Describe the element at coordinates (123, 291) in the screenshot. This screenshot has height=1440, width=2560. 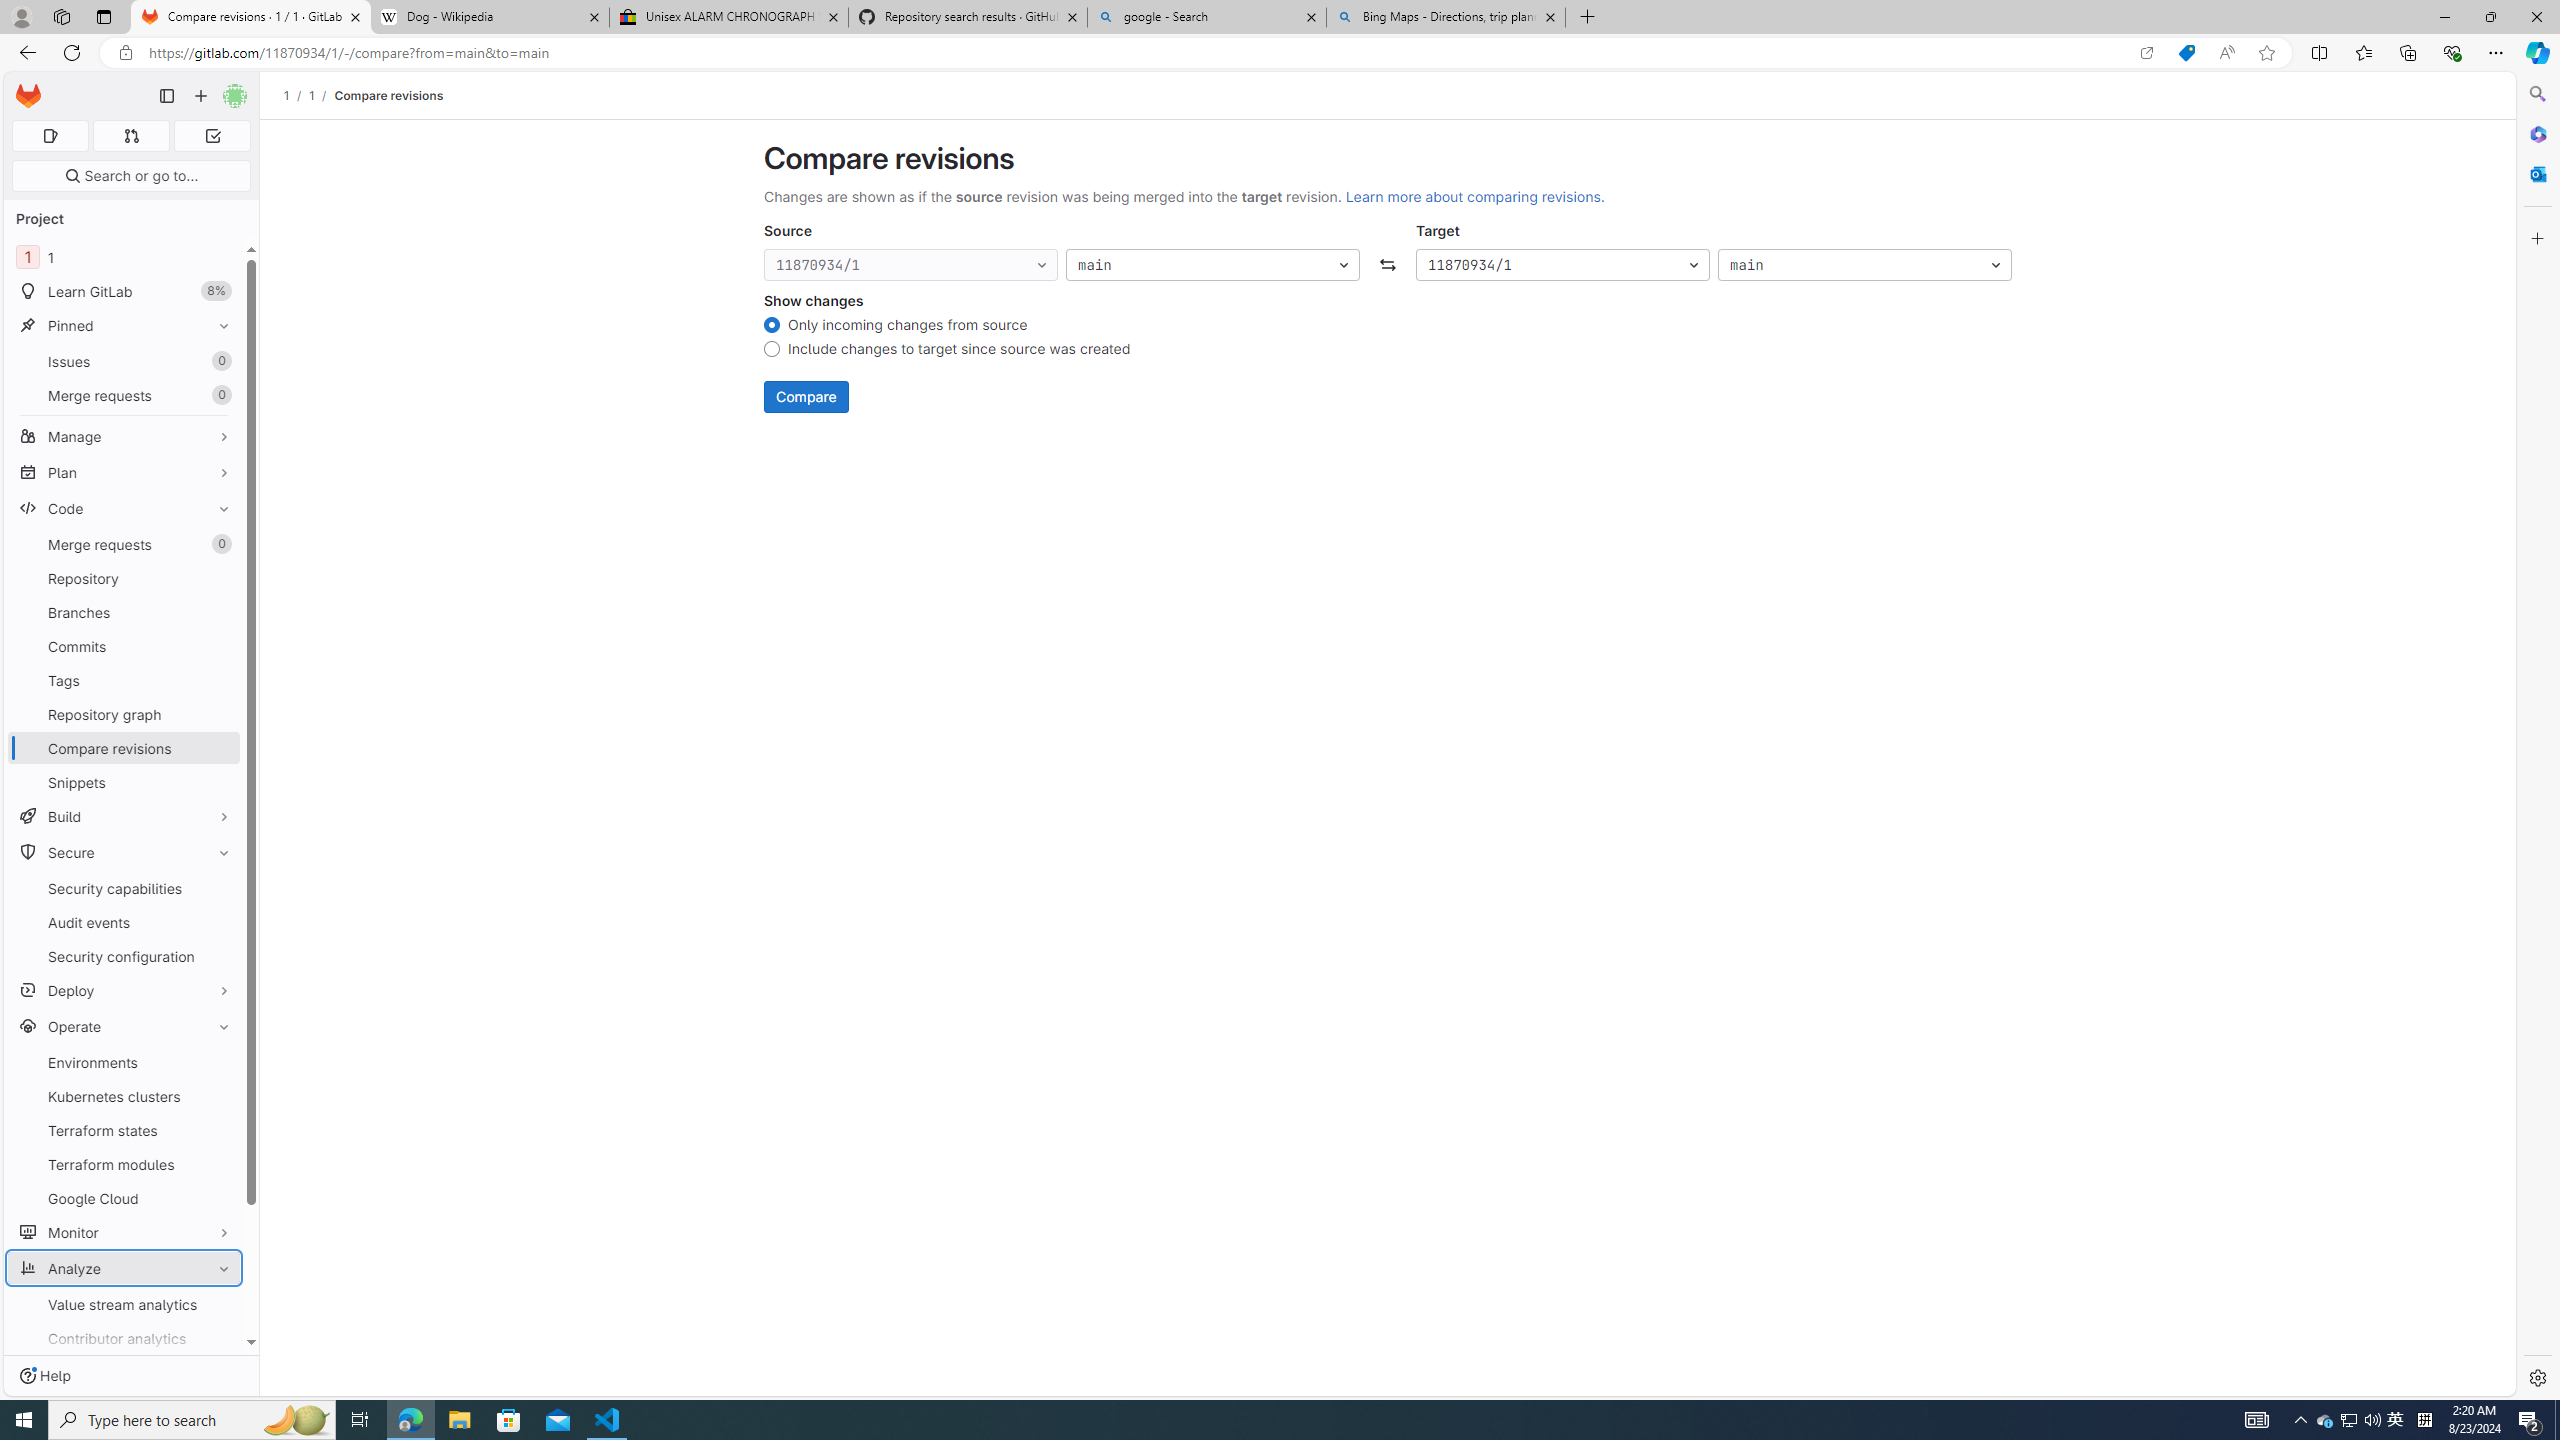
I see `'Learn GitLab8%'` at that location.